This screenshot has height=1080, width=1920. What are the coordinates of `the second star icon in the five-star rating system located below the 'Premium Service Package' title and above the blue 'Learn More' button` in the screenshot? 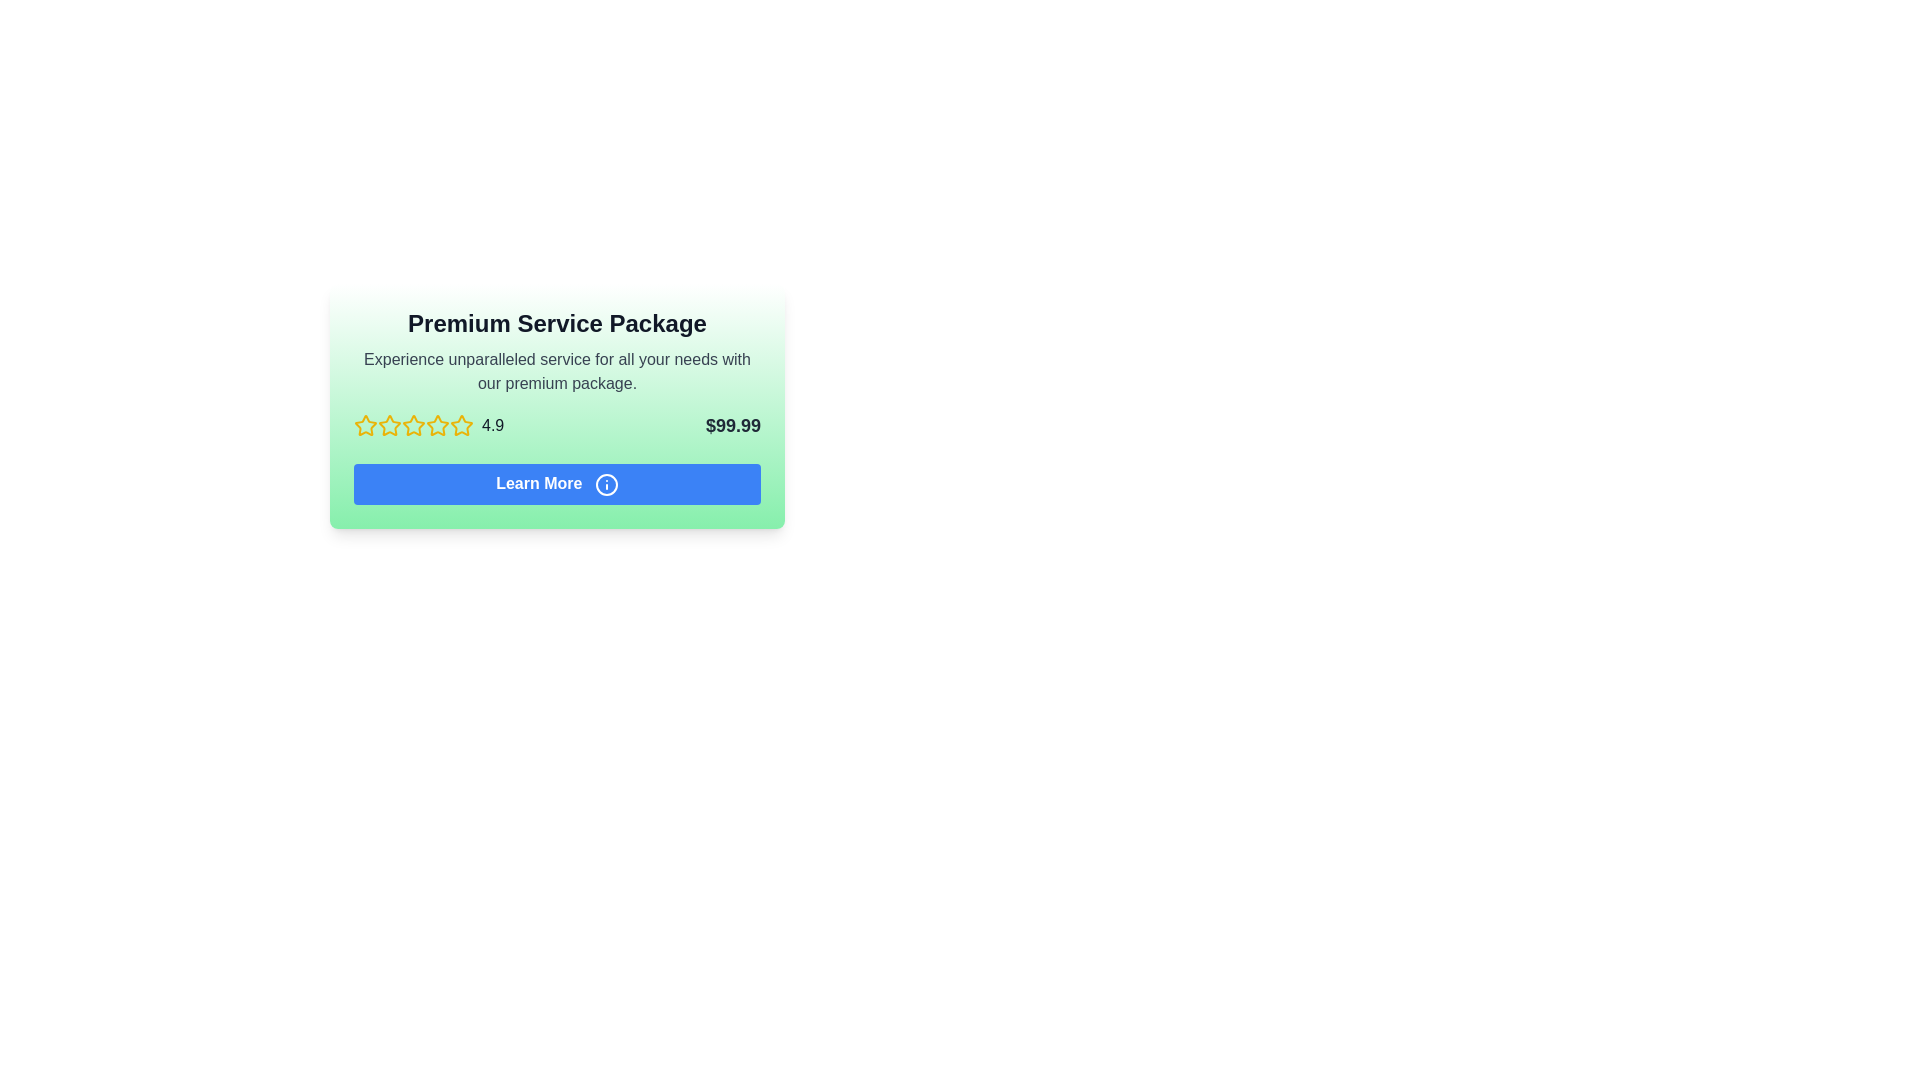 It's located at (389, 424).